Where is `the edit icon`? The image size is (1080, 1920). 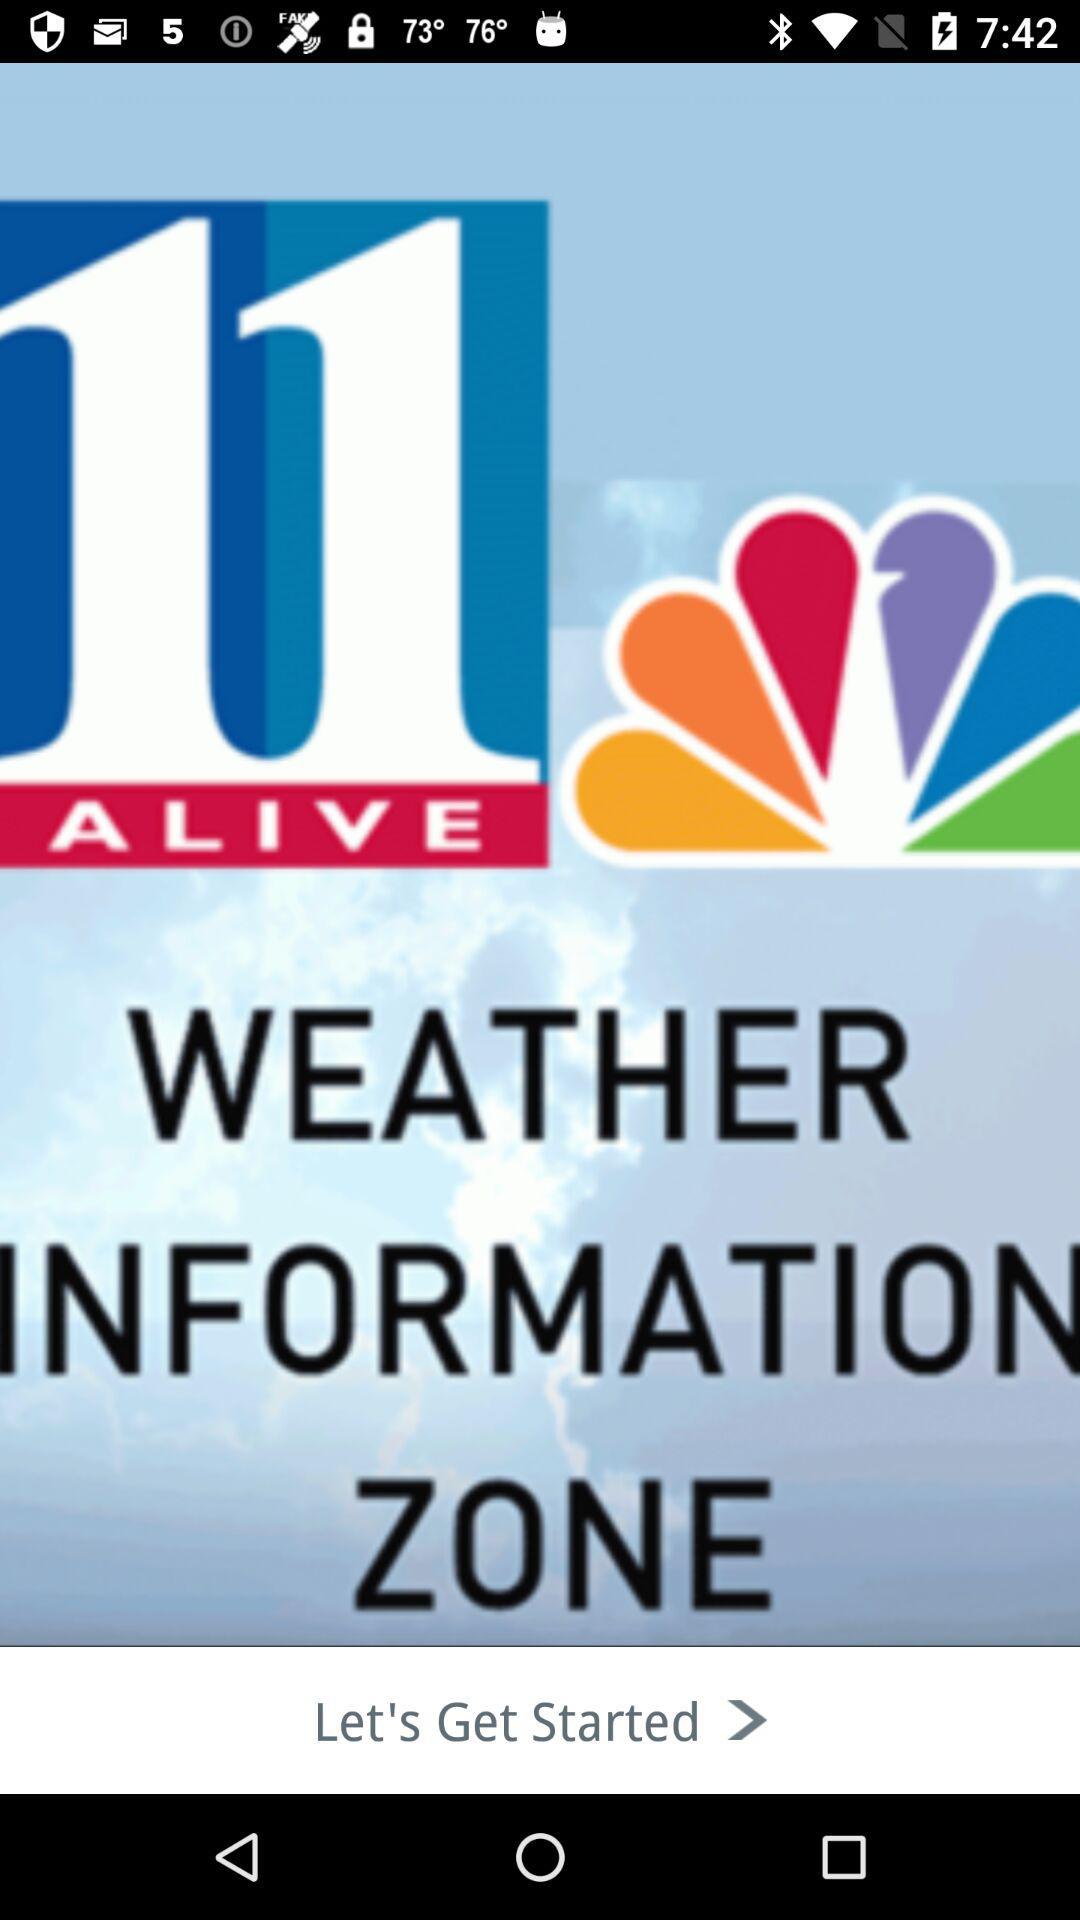
the edit icon is located at coordinates (131, 240).